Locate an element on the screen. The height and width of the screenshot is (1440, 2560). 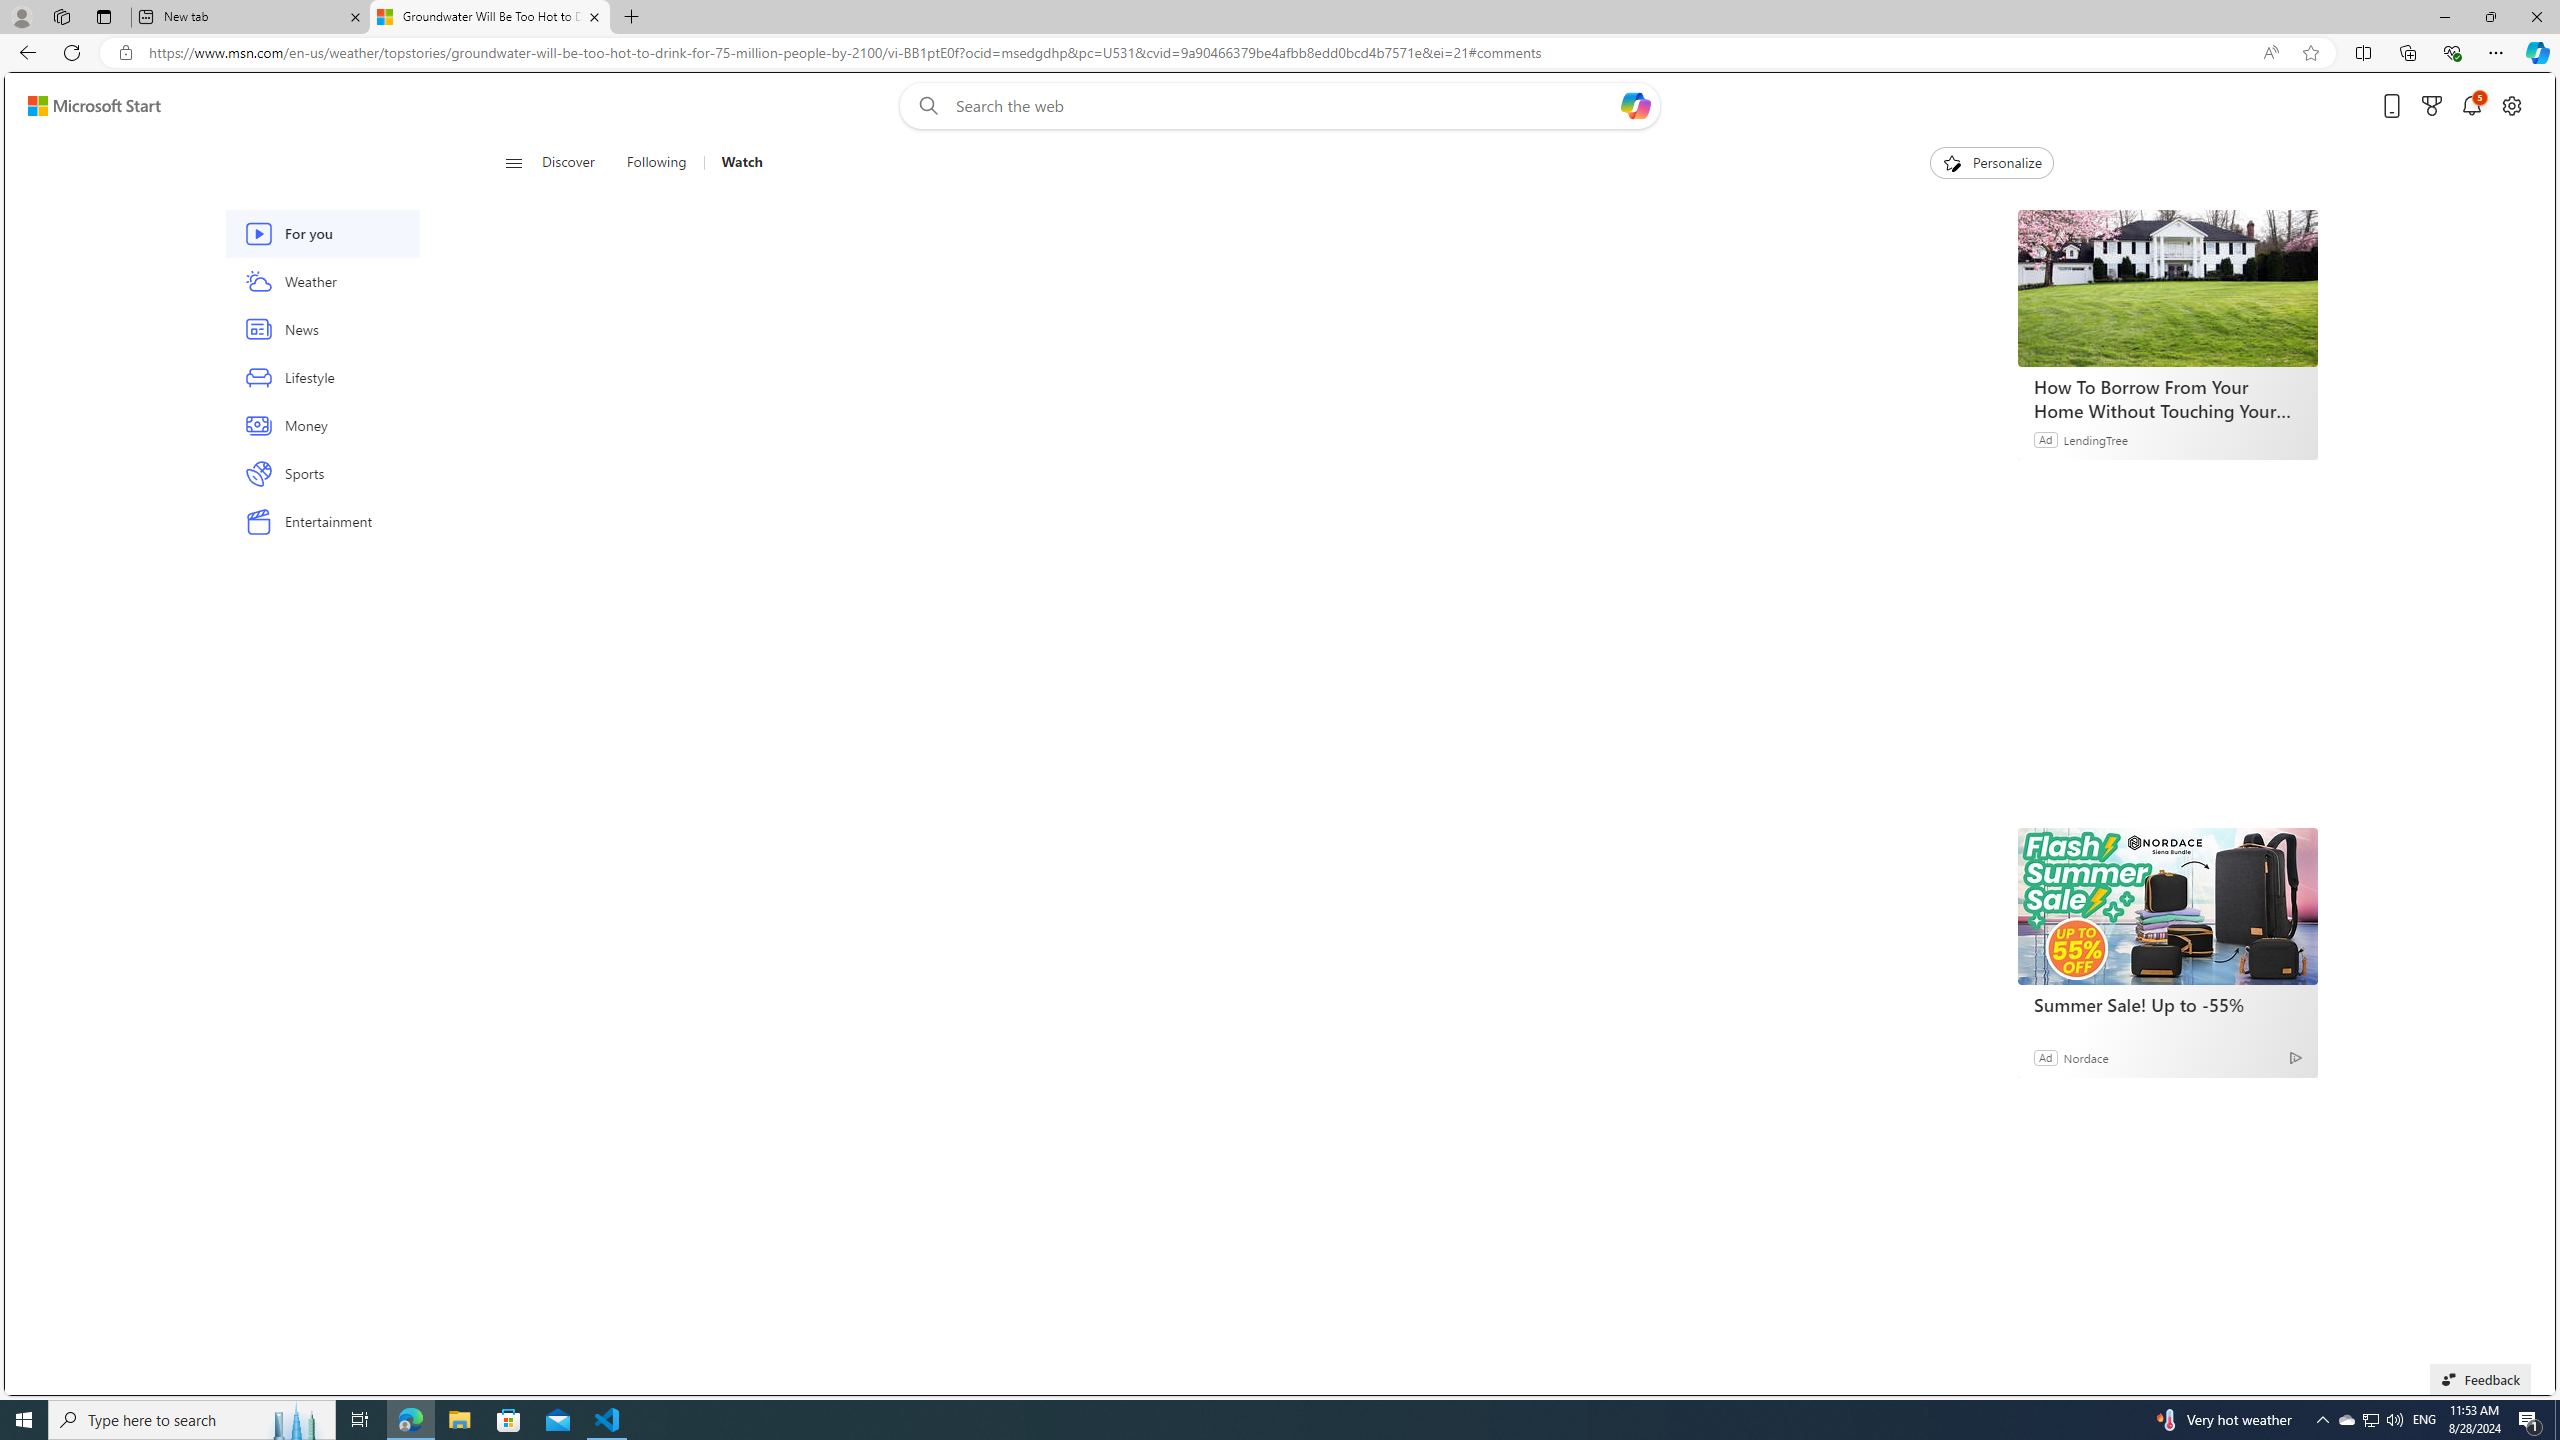
'Summer Sale! Up to -55%' is located at coordinates (2166, 905).